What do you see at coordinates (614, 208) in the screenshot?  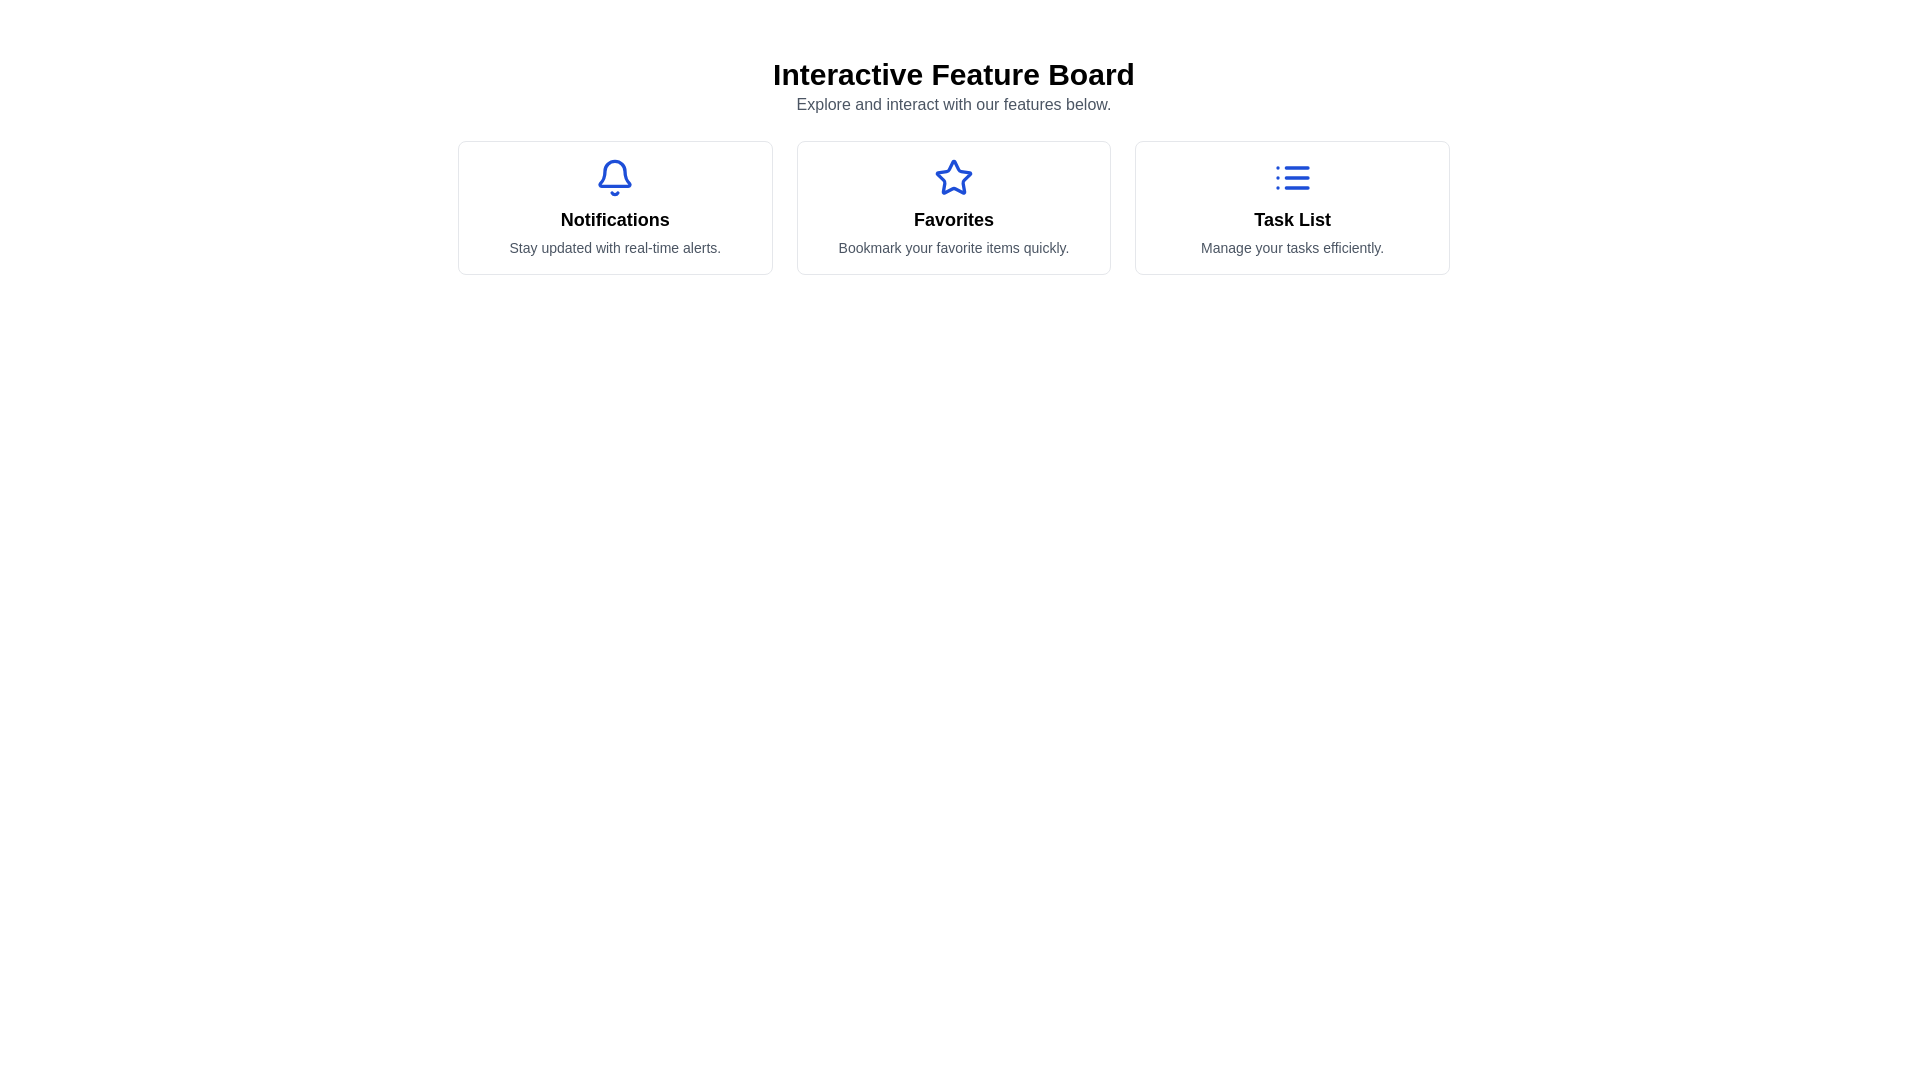 I see `the notifications feature card, which is the leftmost card in a row of three cards within the grid layout` at bounding box center [614, 208].